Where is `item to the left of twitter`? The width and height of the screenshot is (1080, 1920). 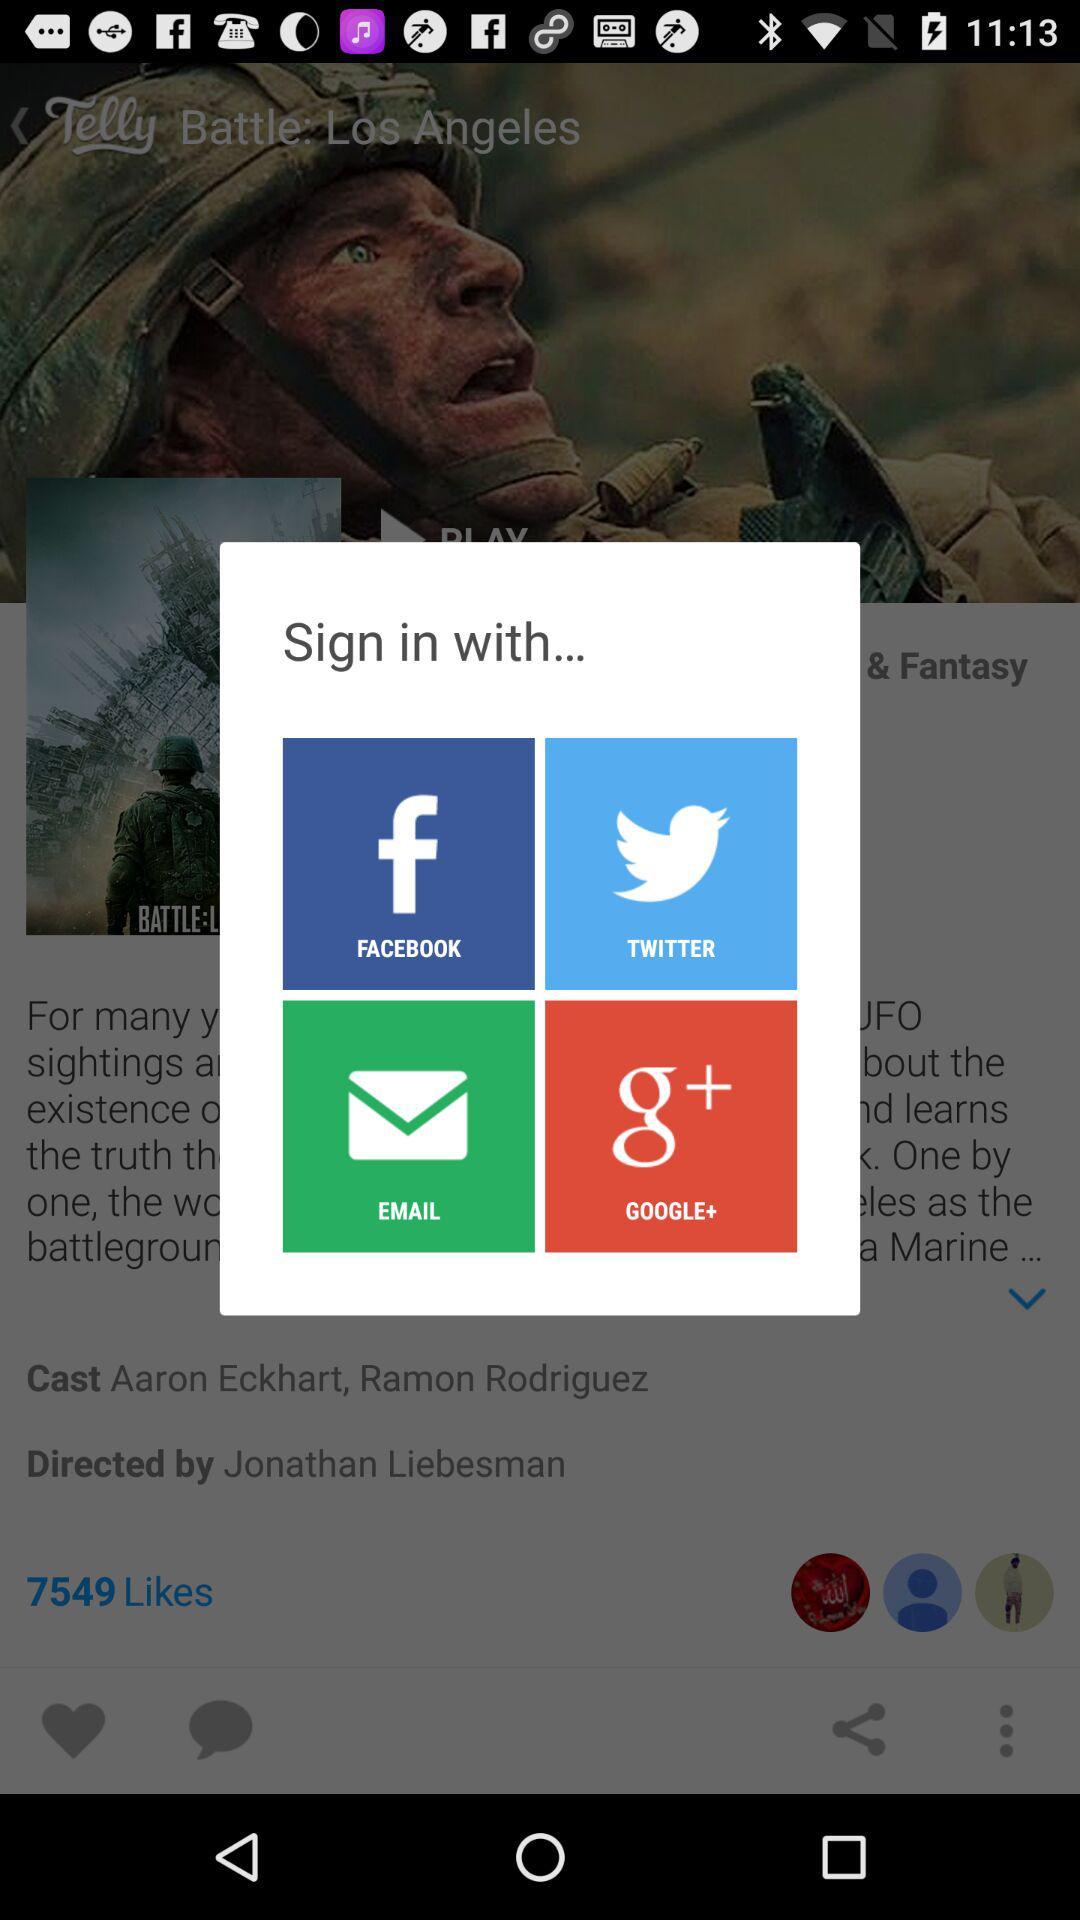
item to the left of twitter is located at coordinates (407, 863).